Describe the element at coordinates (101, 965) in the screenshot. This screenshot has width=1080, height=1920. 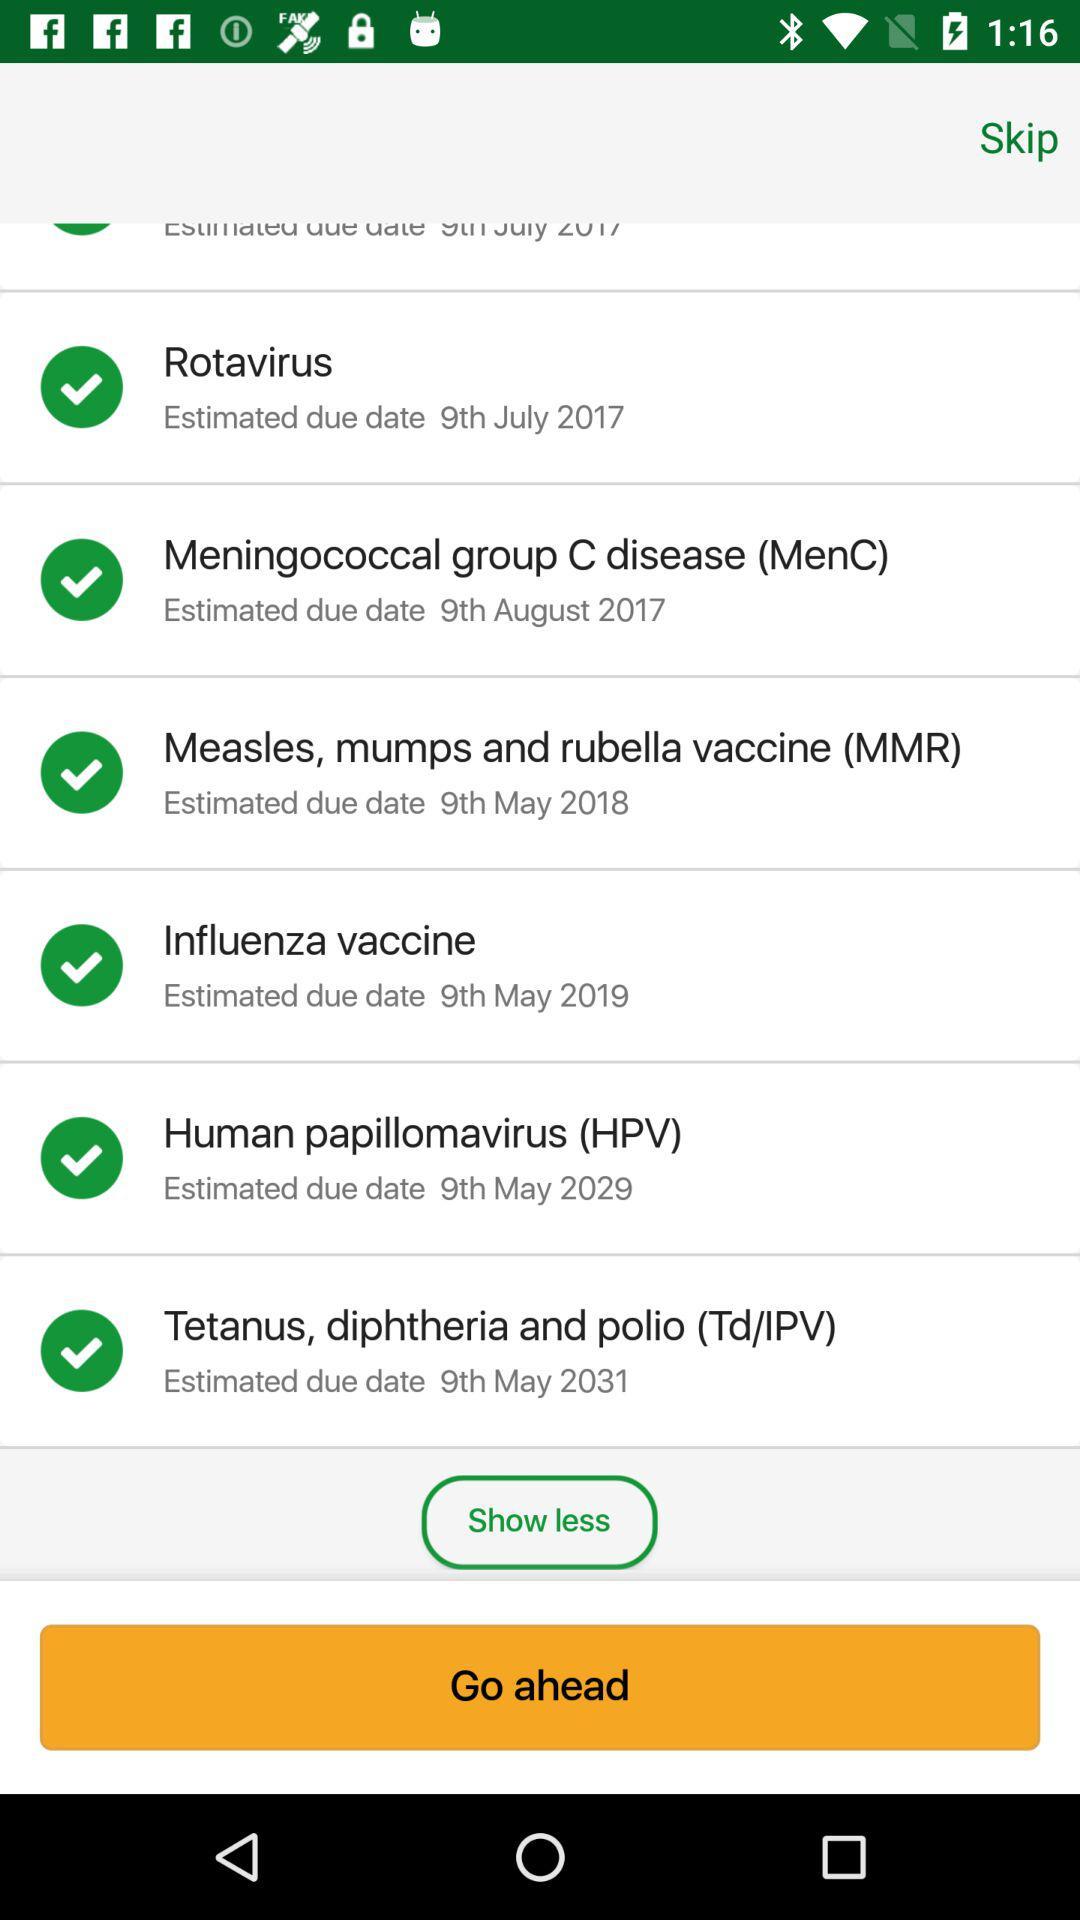
I see `completed influenza vaccine` at that location.